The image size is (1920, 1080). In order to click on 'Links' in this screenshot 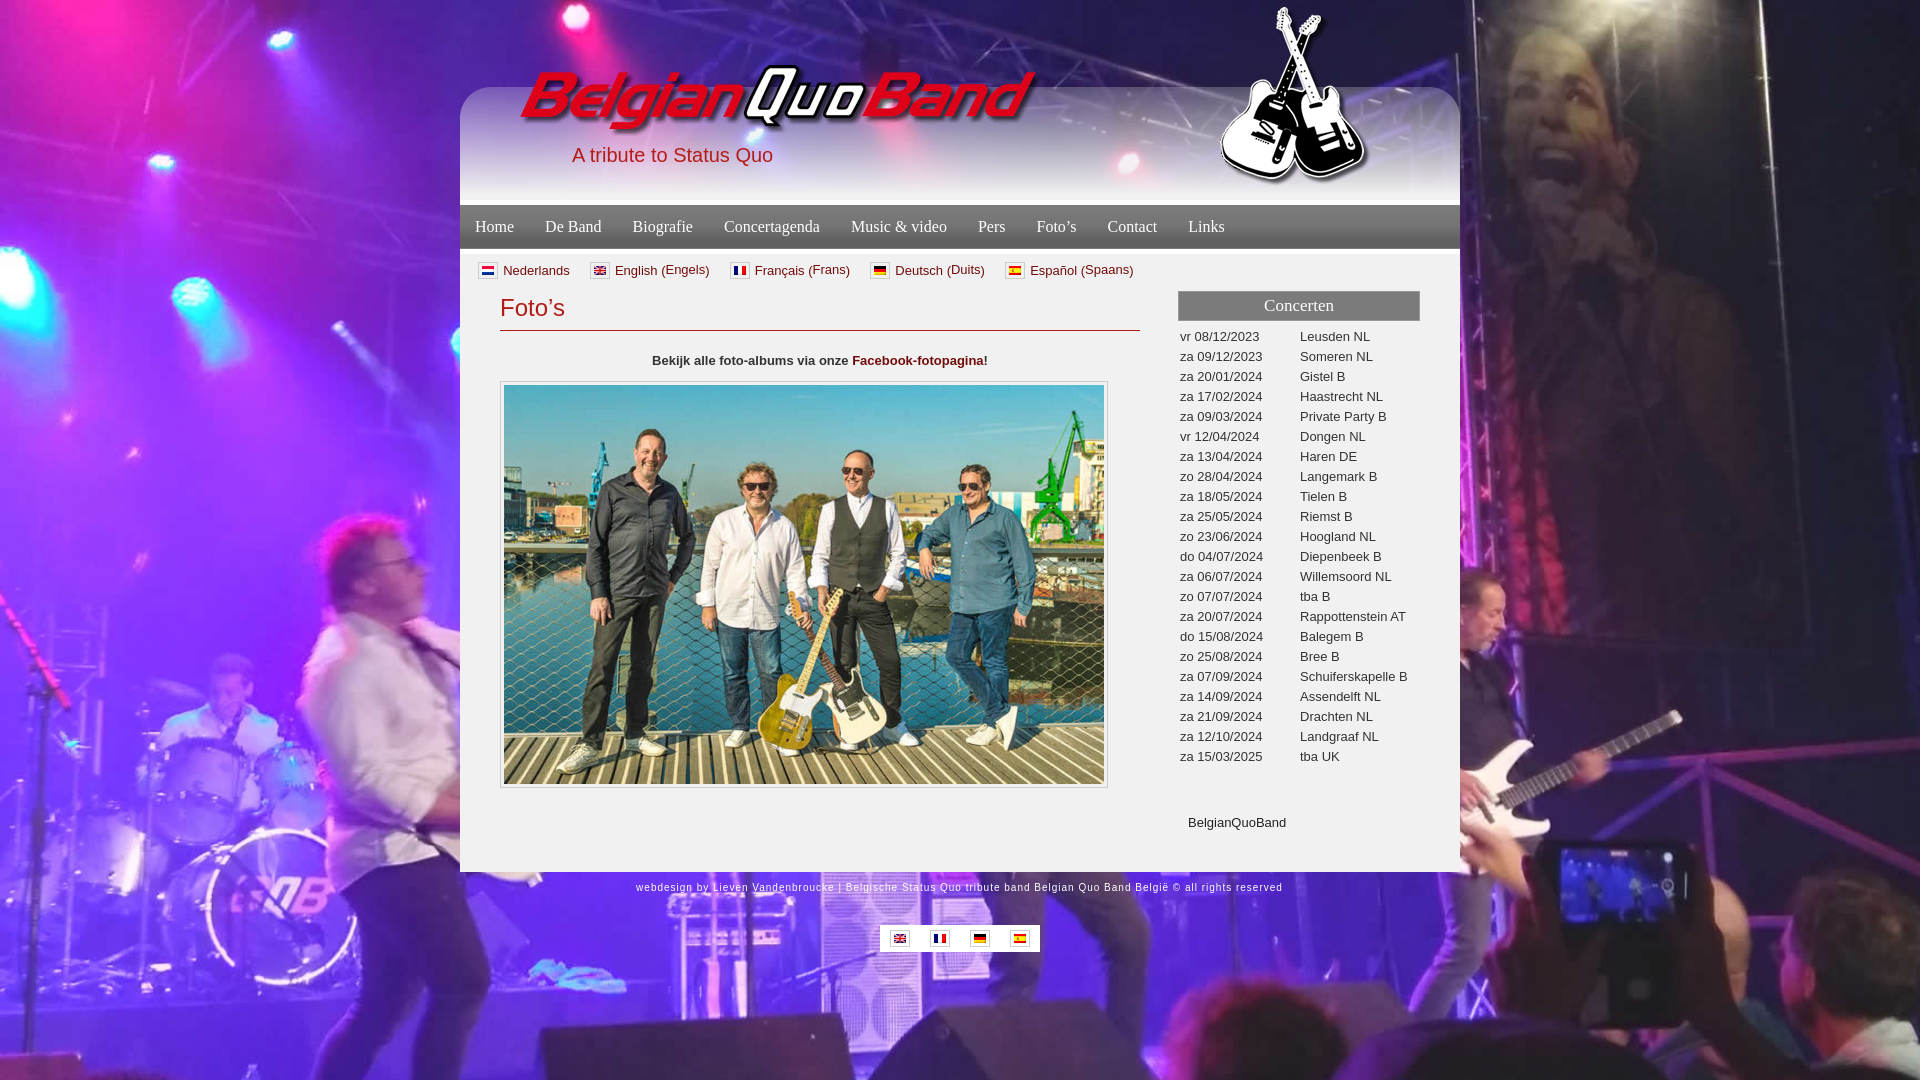, I will do `click(1204, 226)`.